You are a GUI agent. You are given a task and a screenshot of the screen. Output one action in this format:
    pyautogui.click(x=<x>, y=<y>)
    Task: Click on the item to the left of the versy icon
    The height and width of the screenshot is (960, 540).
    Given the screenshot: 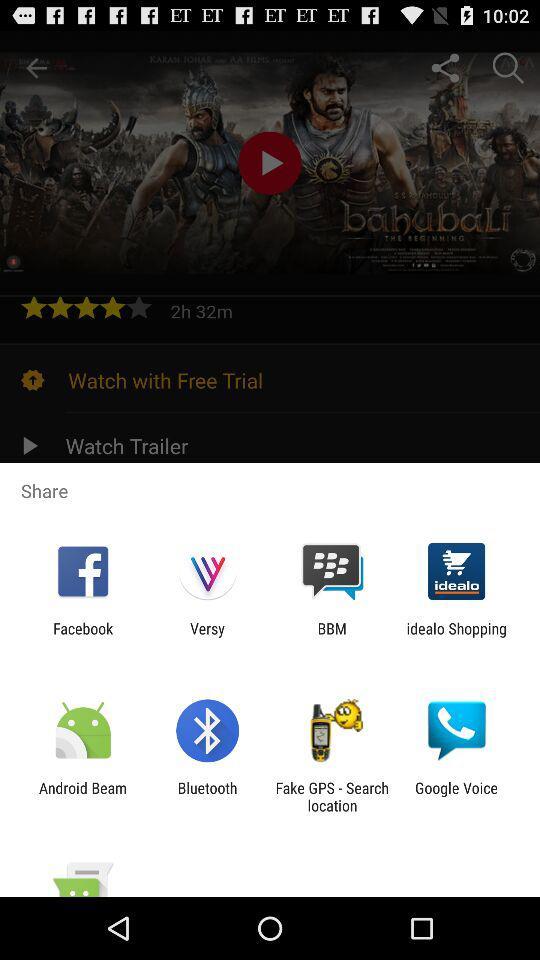 What is the action you would take?
    pyautogui.click(x=82, y=636)
    